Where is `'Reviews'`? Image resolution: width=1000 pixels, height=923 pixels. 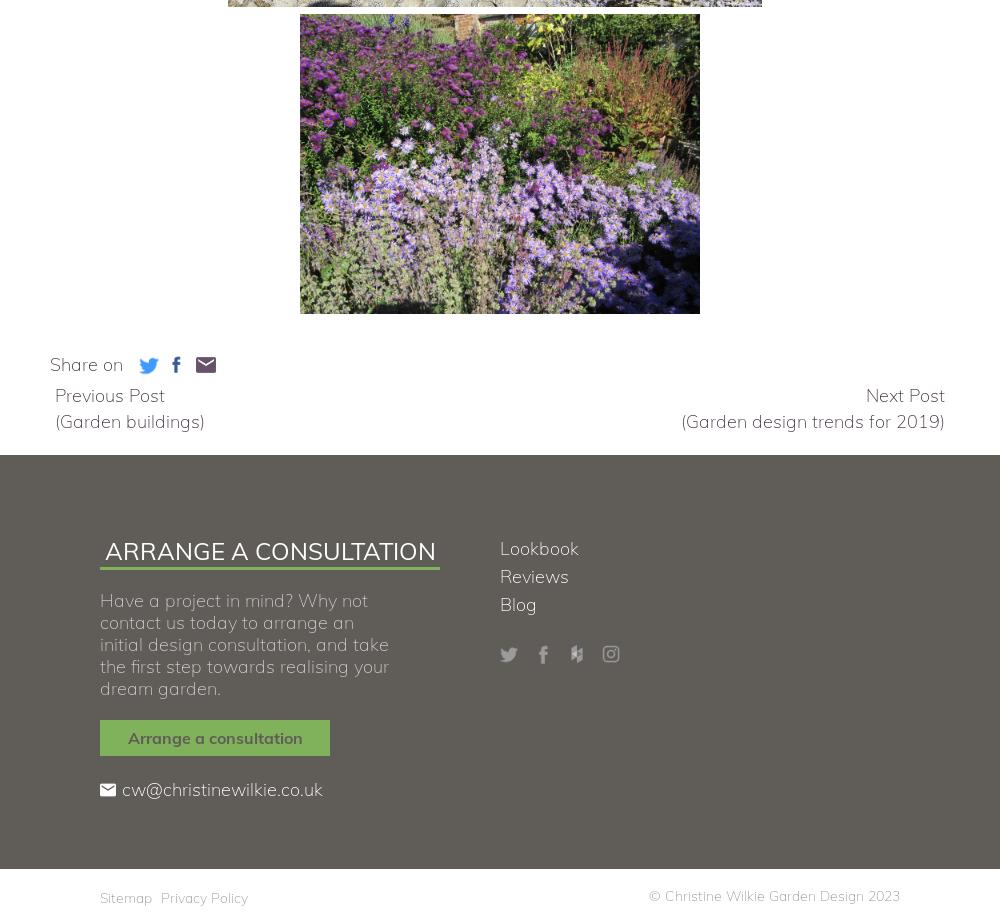
'Reviews' is located at coordinates (534, 575).